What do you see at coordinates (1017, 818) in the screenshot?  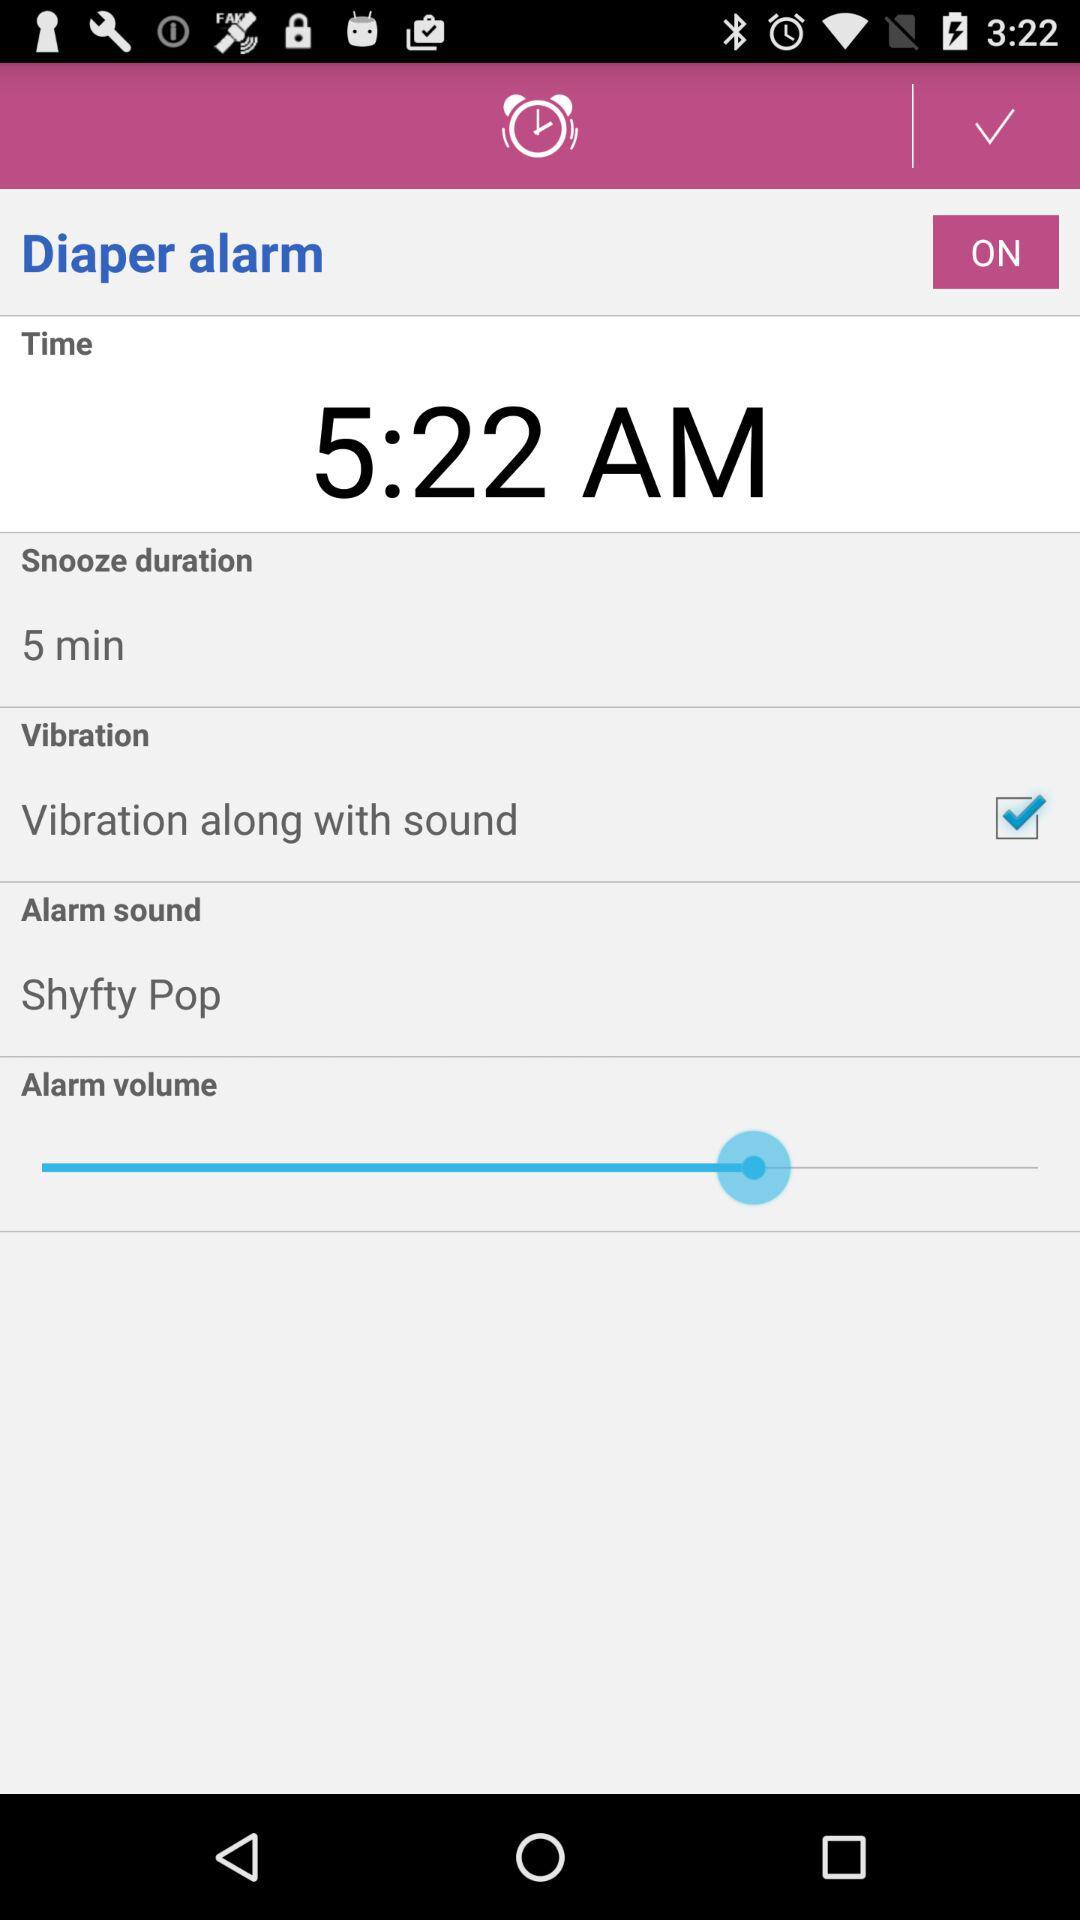 I see `item to the right of vibration along with` at bounding box center [1017, 818].